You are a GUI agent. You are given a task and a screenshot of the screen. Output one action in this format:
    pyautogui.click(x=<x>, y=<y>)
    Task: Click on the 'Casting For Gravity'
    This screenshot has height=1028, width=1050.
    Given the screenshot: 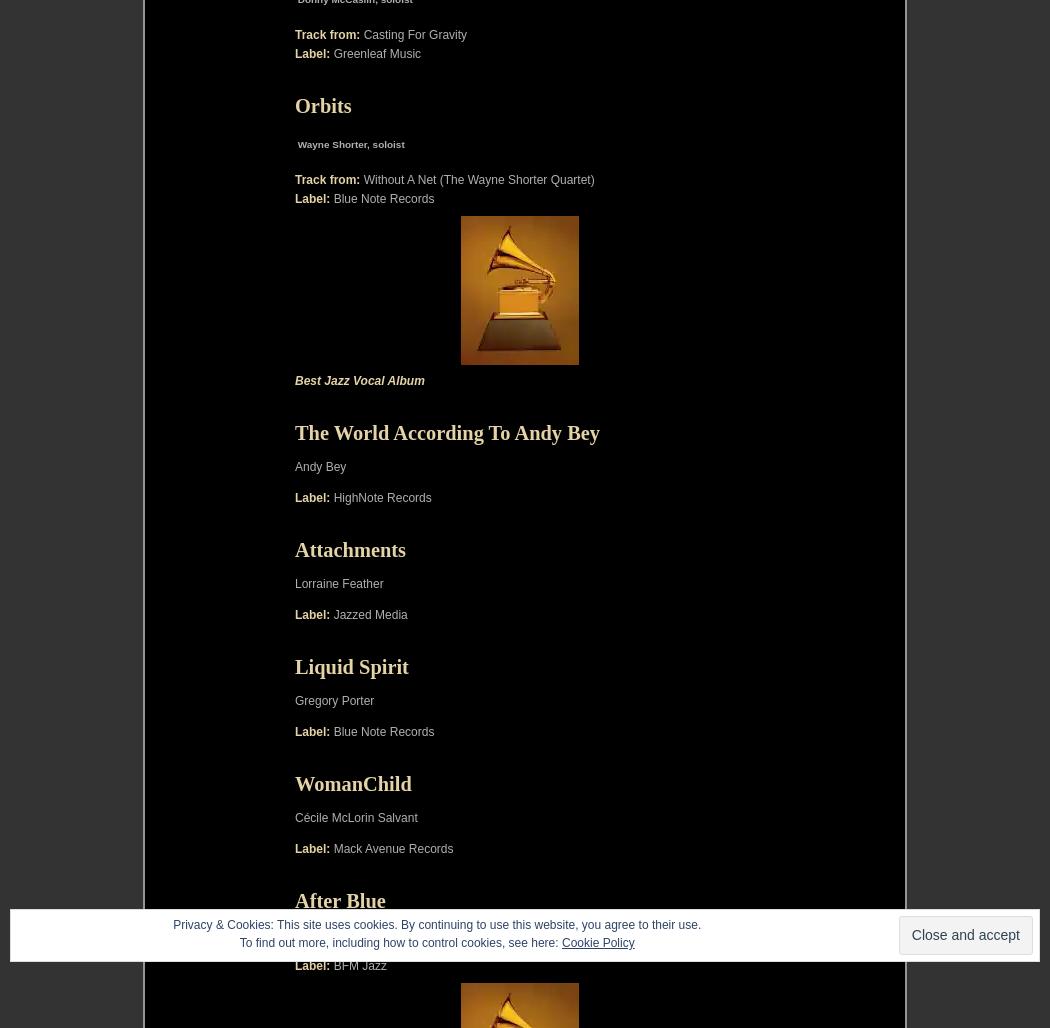 What is the action you would take?
    pyautogui.click(x=412, y=34)
    